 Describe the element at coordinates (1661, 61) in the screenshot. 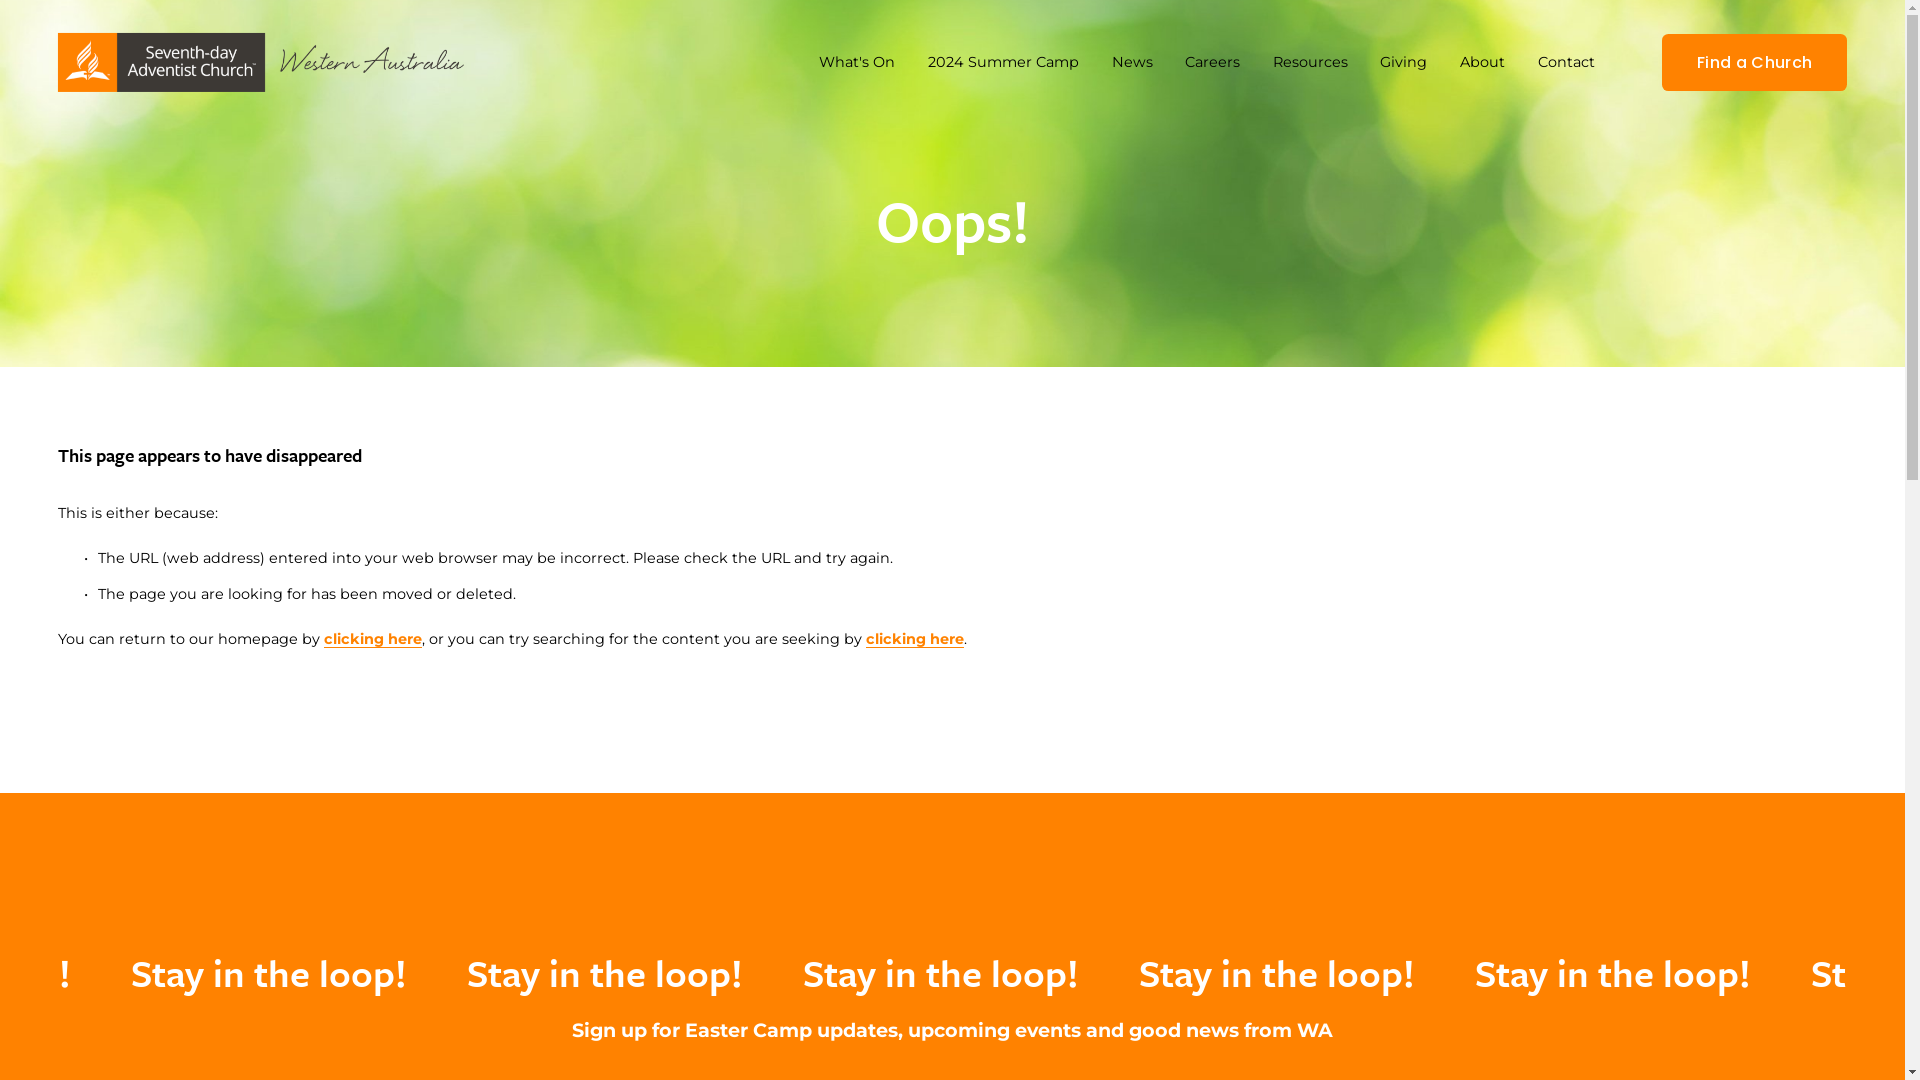

I see `'Find a Church'` at that location.